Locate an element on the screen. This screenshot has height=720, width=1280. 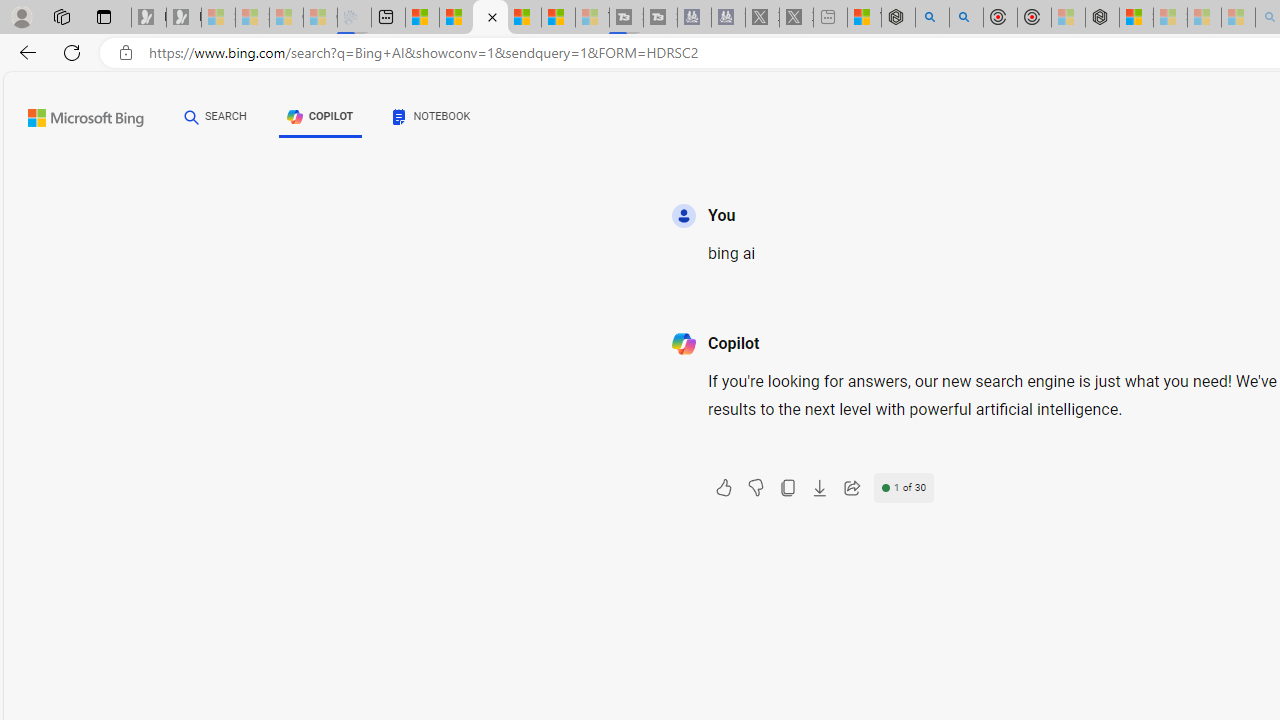
'Dislike' is located at coordinates (754, 488).